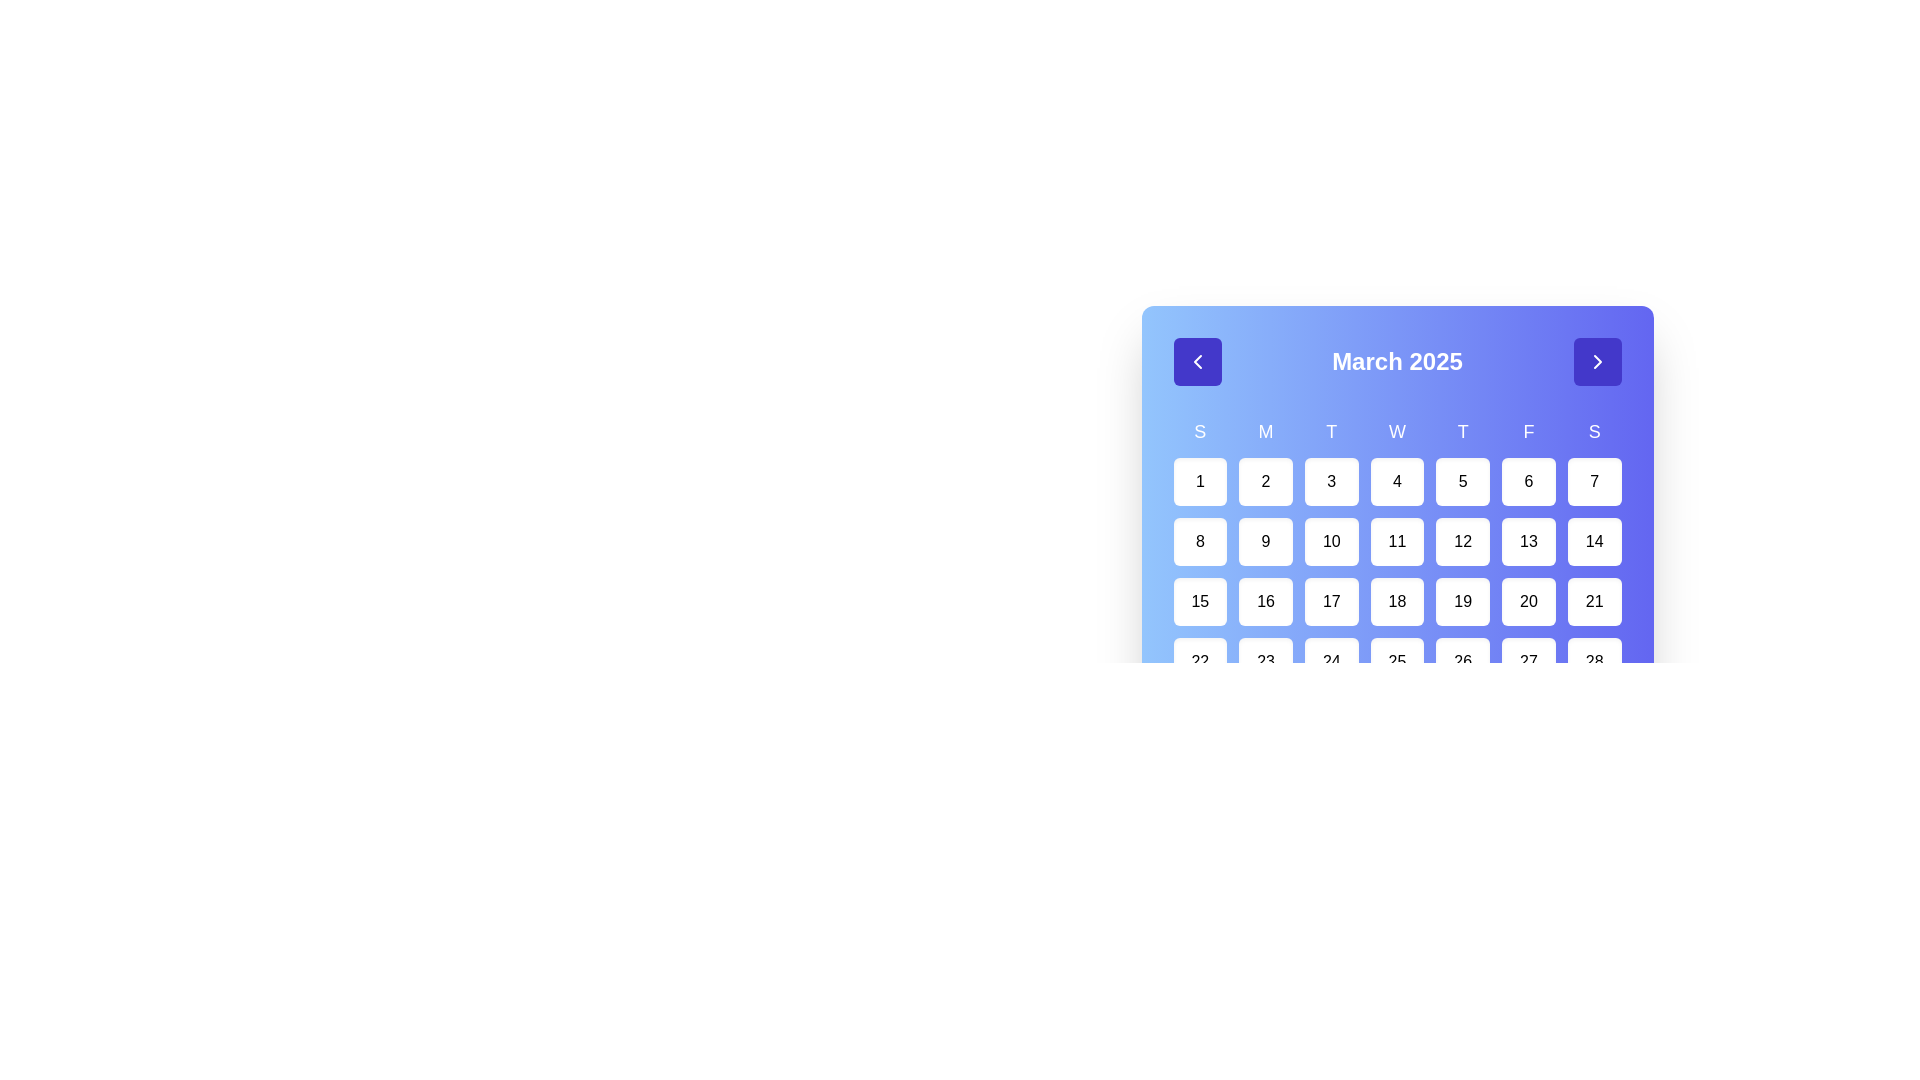 The height and width of the screenshot is (1080, 1920). I want to click on the selectable date button representing the 12th day in the calendar interface, located in the third row and fifth column of the grid layout, so click(1463, 542).